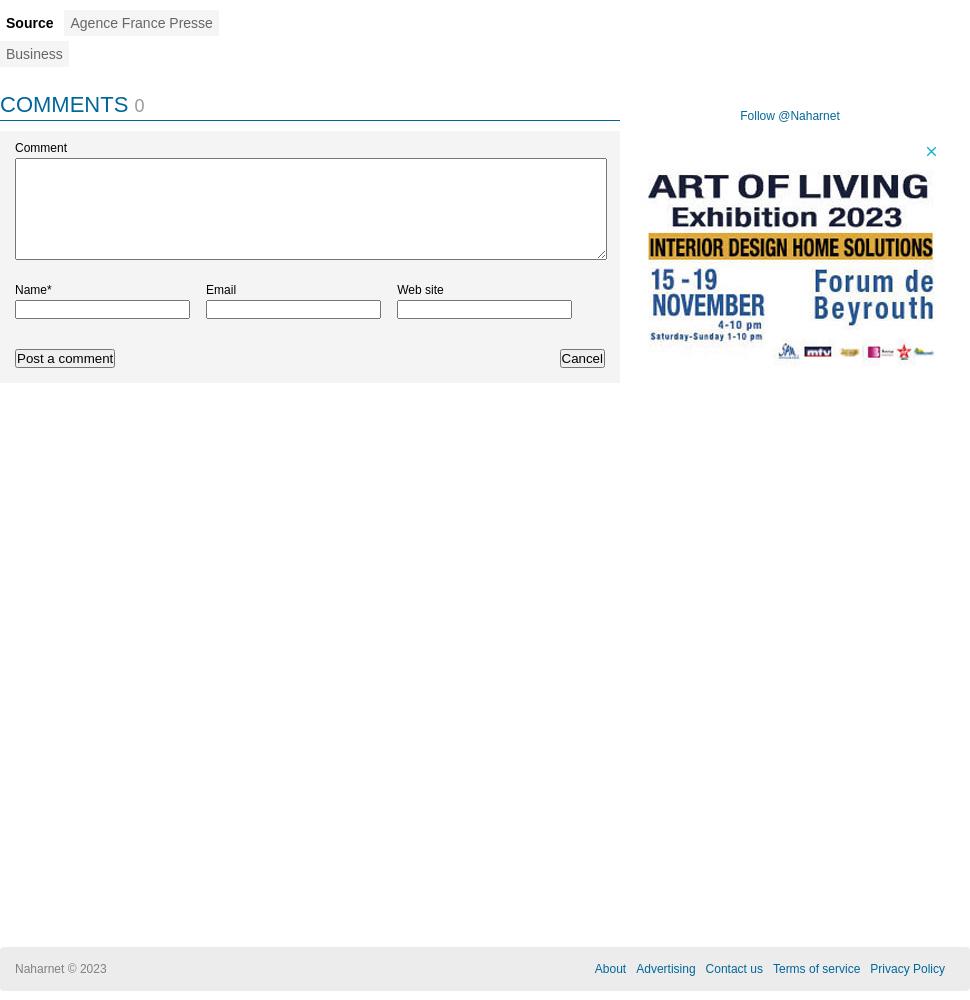 The image size is (970, 1000). I want to click on 'Privacy Policy', so click(868, 968).